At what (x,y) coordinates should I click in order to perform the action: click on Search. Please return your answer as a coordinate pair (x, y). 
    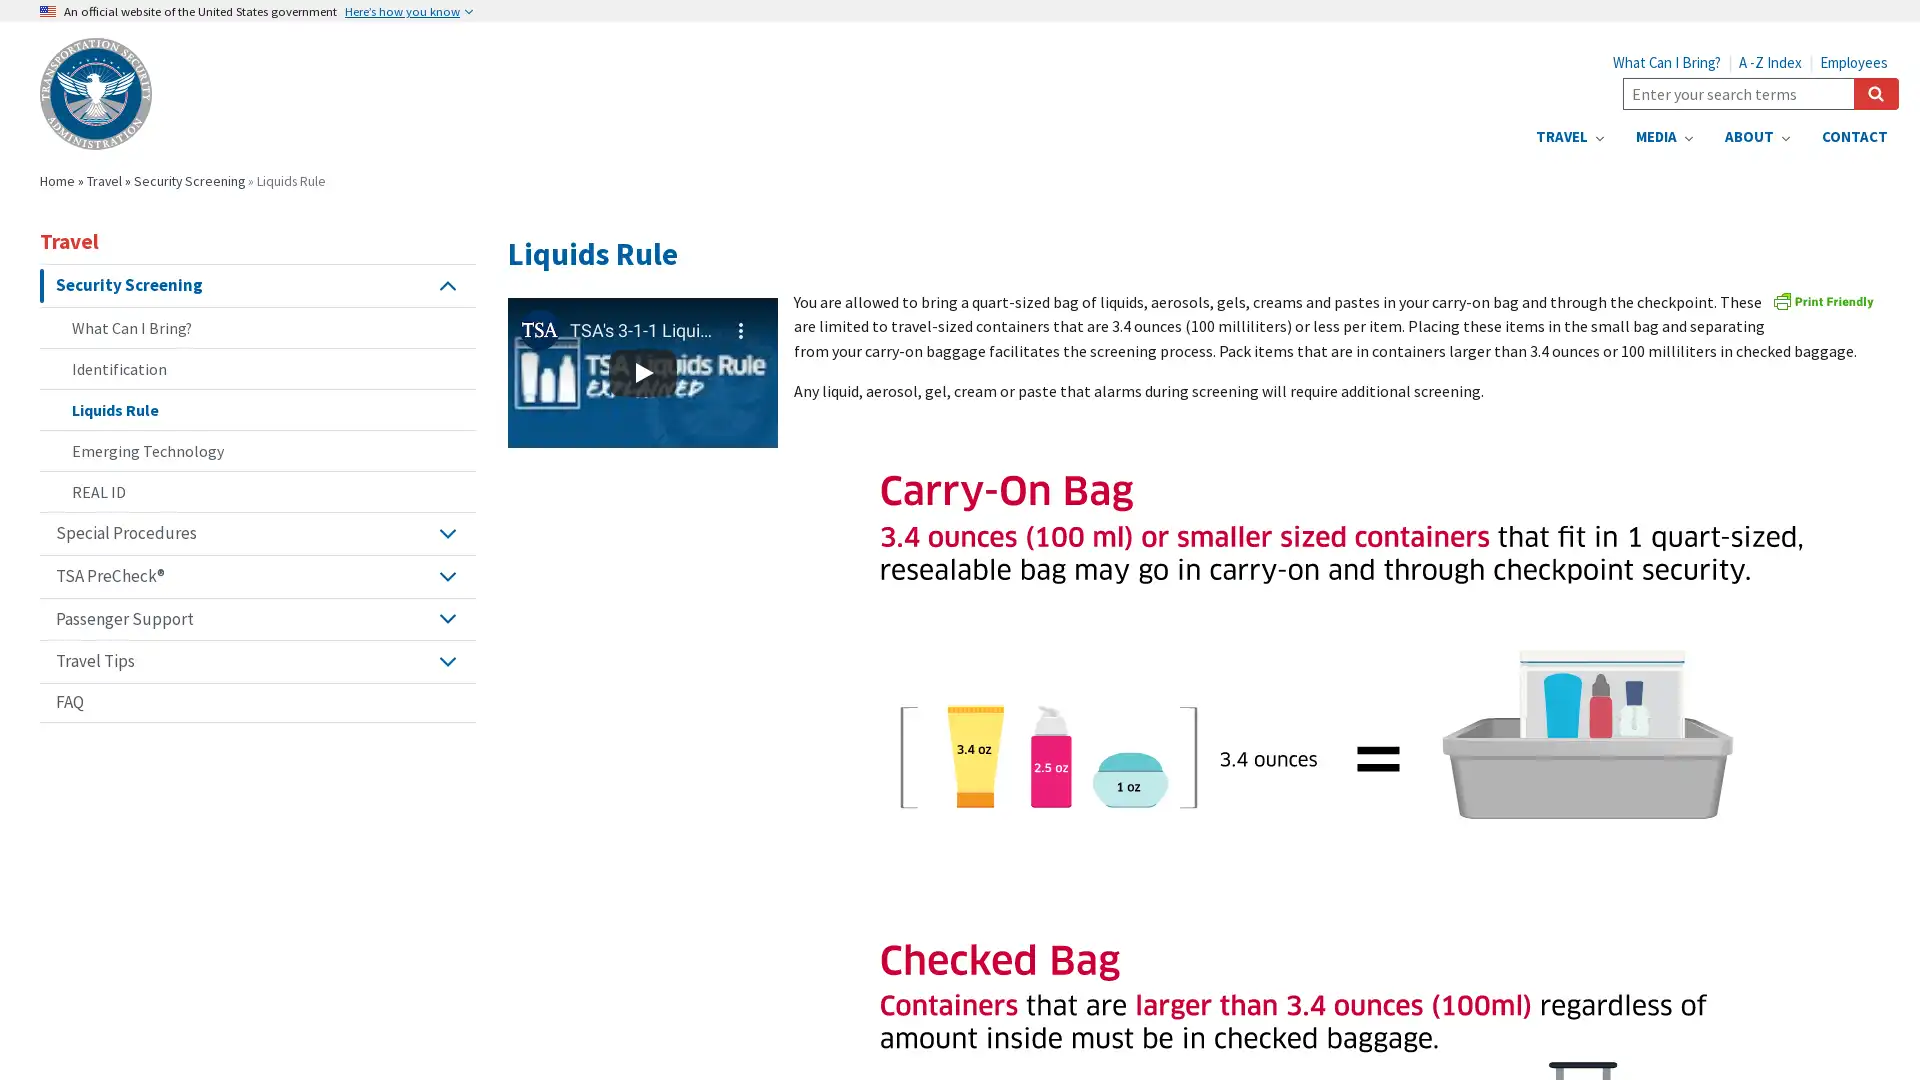
    Looking at the image, I should click on (1875, 93).